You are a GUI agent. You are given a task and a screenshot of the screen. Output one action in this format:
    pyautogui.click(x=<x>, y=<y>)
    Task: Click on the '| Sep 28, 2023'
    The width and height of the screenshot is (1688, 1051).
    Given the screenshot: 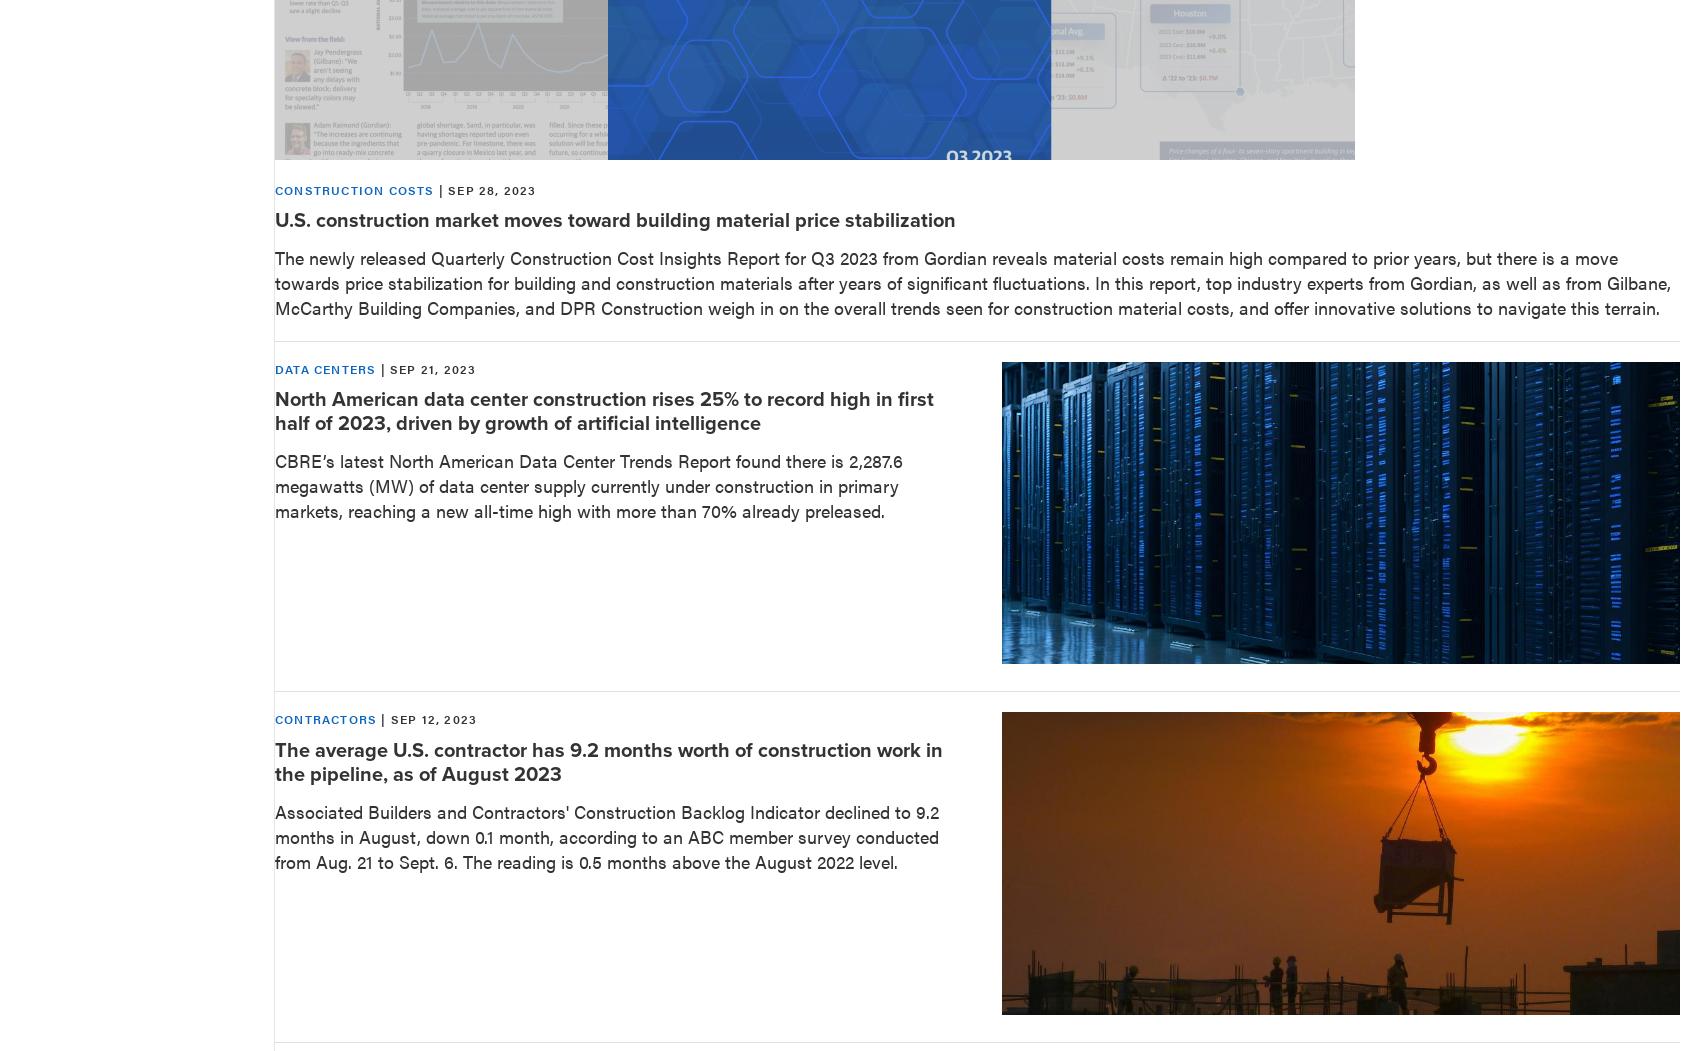 What is the action you would take?
    pyautogui.click(x=483, y=188)
    